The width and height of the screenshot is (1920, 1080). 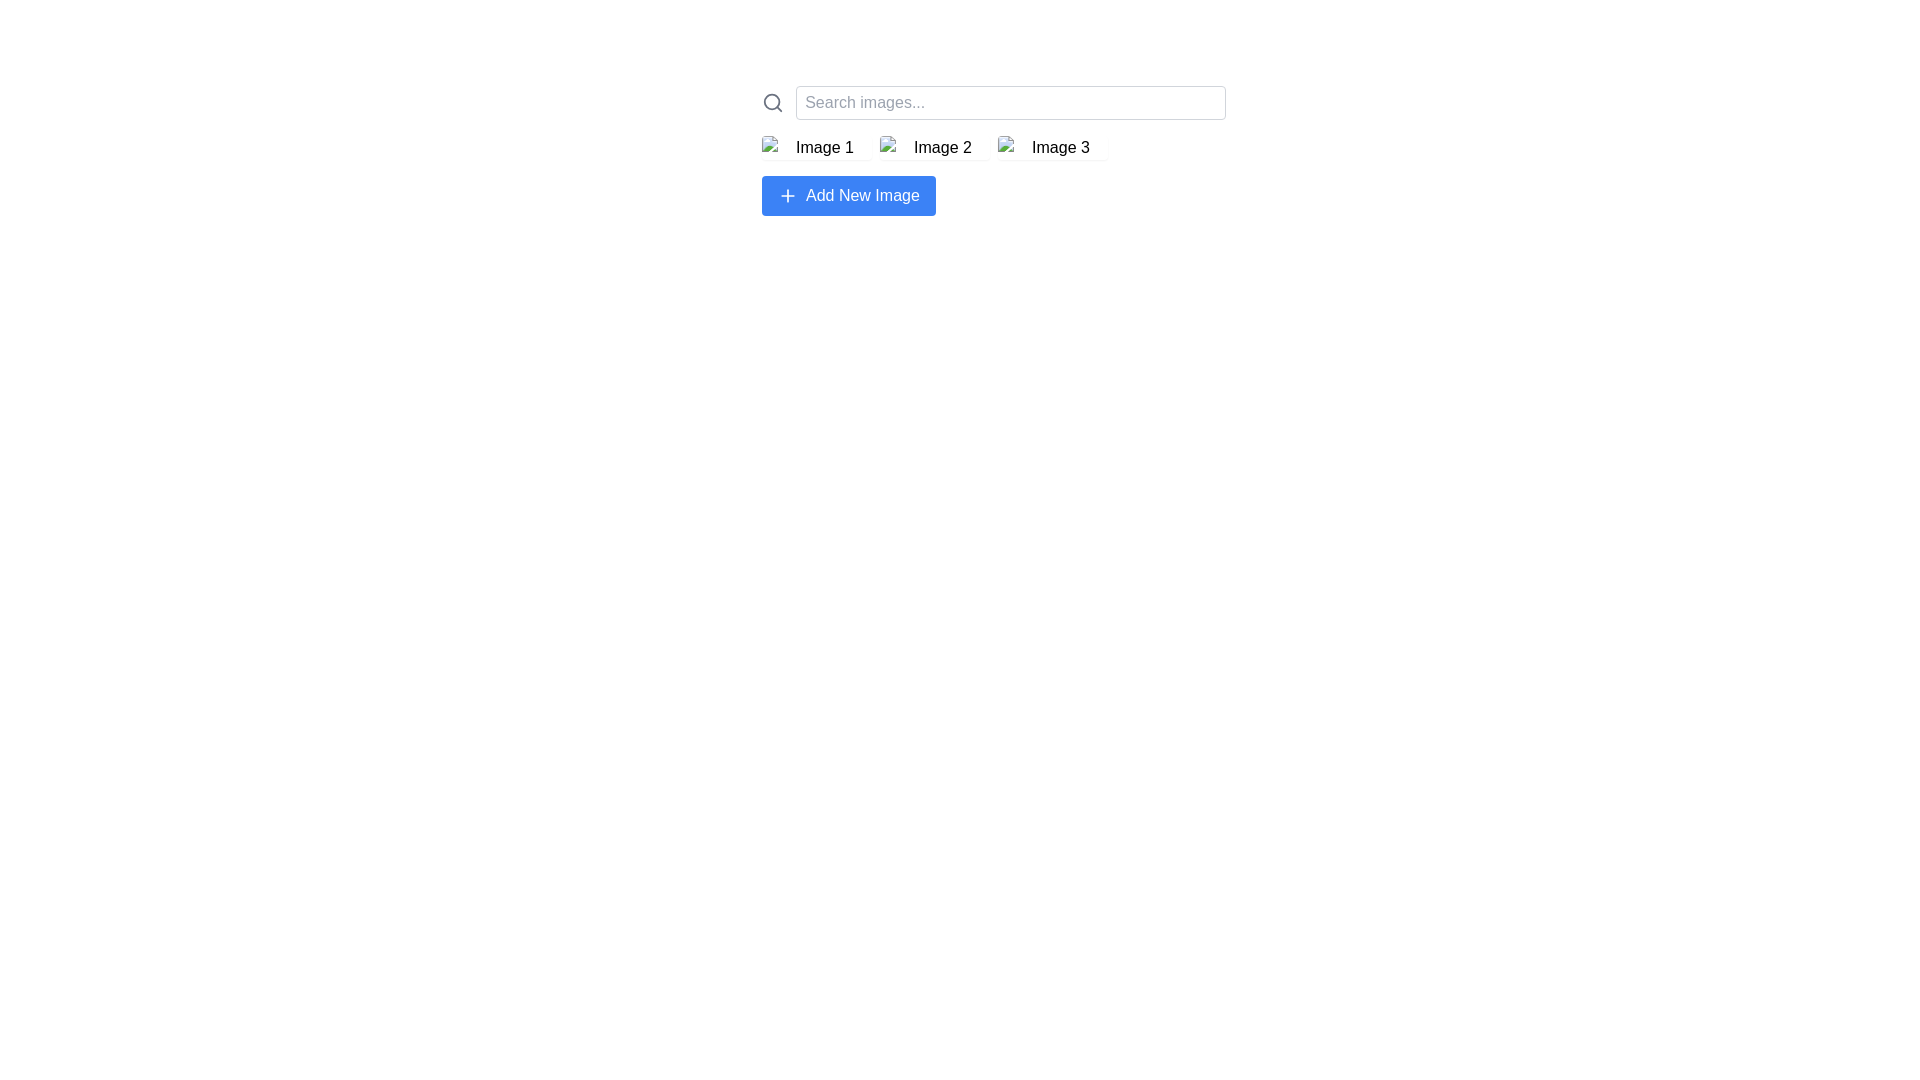 What do you see at coordinates (848, 196) in the screenshot?
I see `the blue button labeled 'Add New Image'` at bounding box center [848, 196].